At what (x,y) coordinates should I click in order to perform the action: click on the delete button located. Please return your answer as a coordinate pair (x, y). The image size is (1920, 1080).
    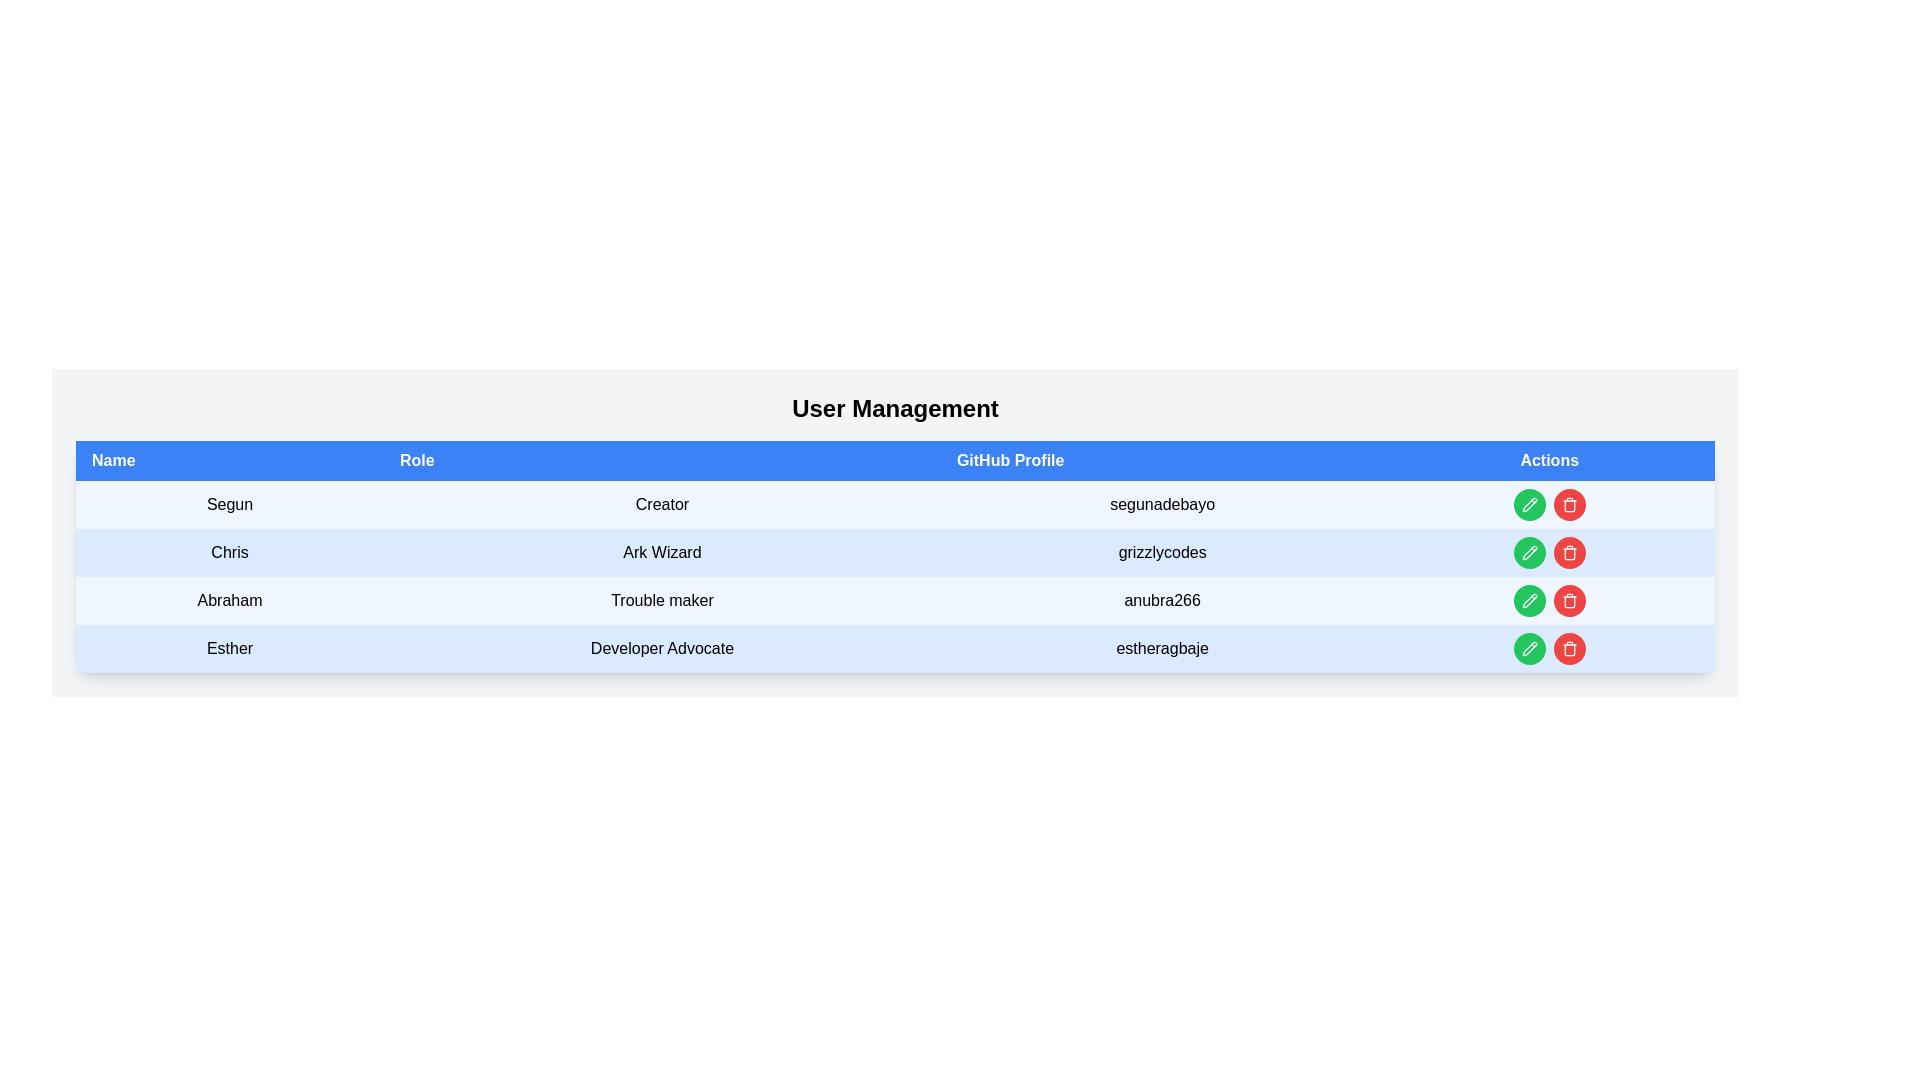
    Looking at the image, I should click on (1568, 648).